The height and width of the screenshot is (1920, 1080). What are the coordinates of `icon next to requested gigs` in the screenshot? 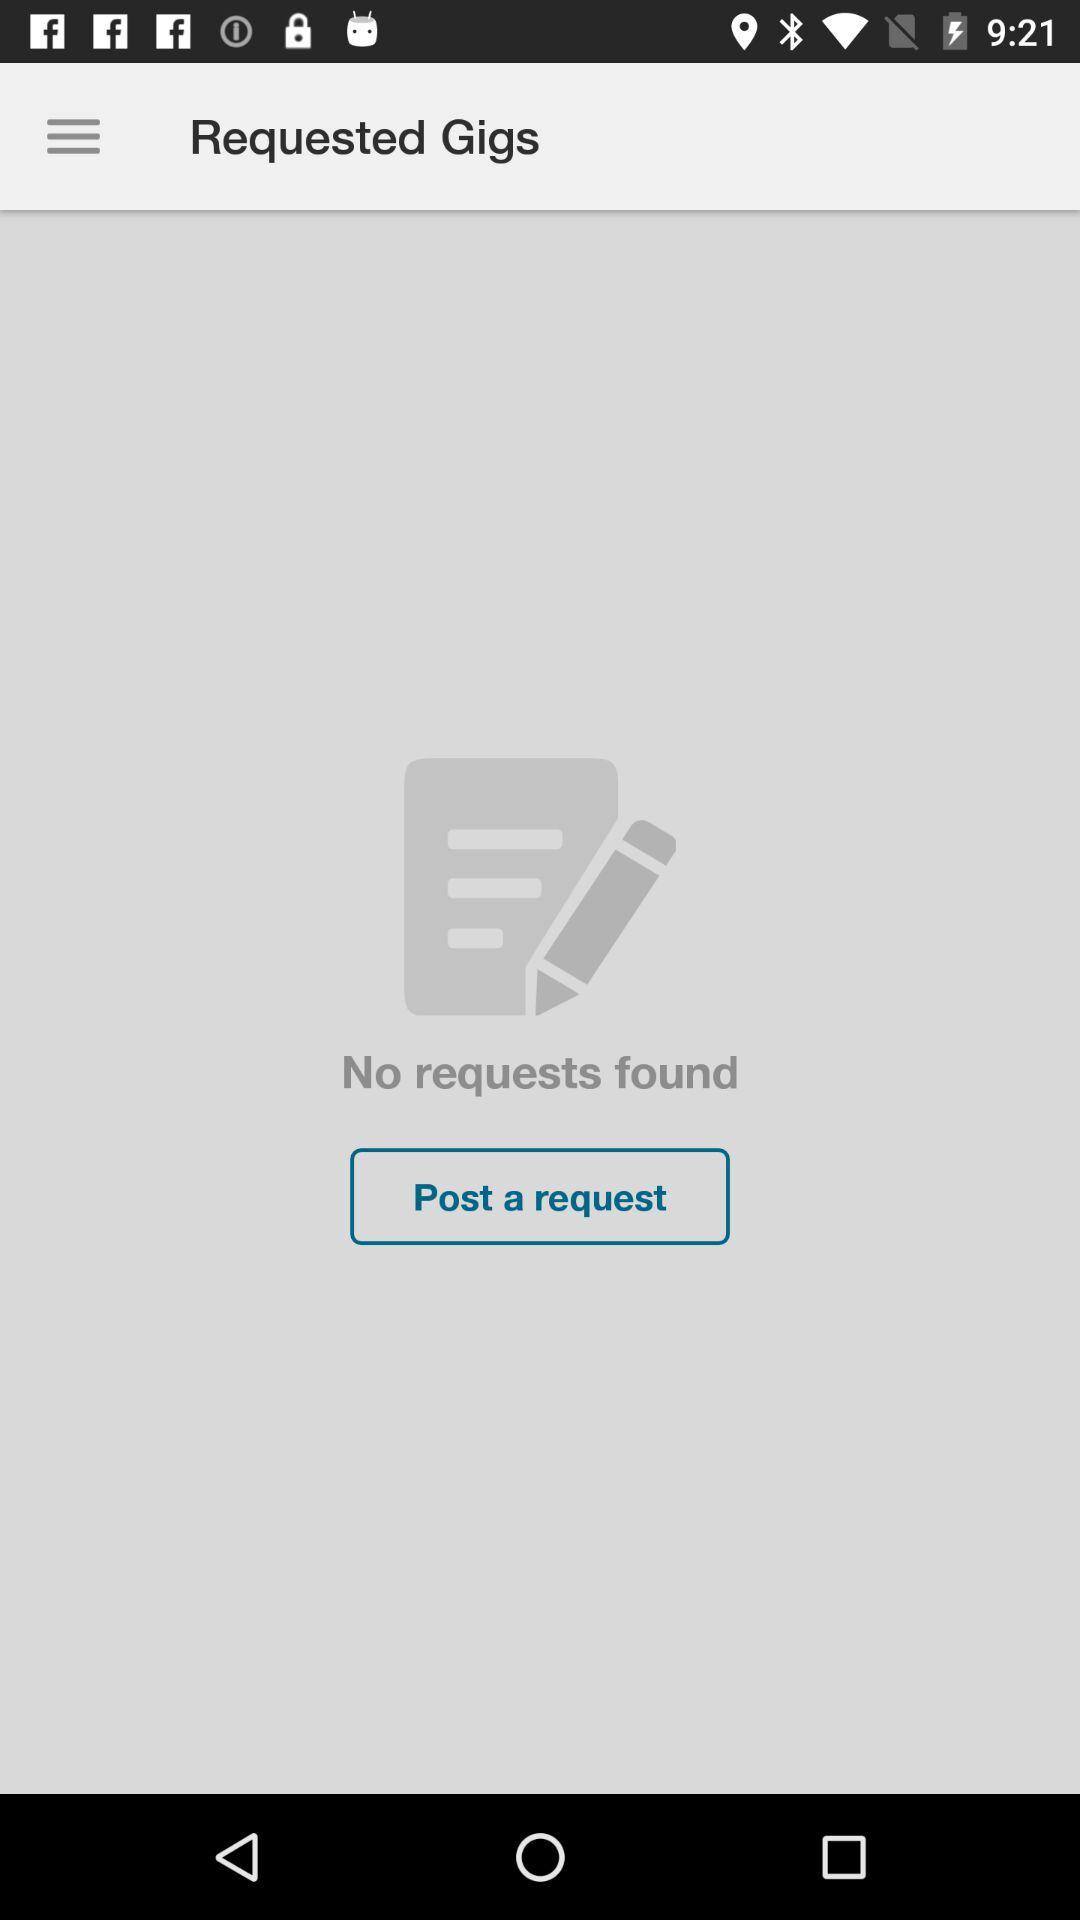 It's located at (72, 135).